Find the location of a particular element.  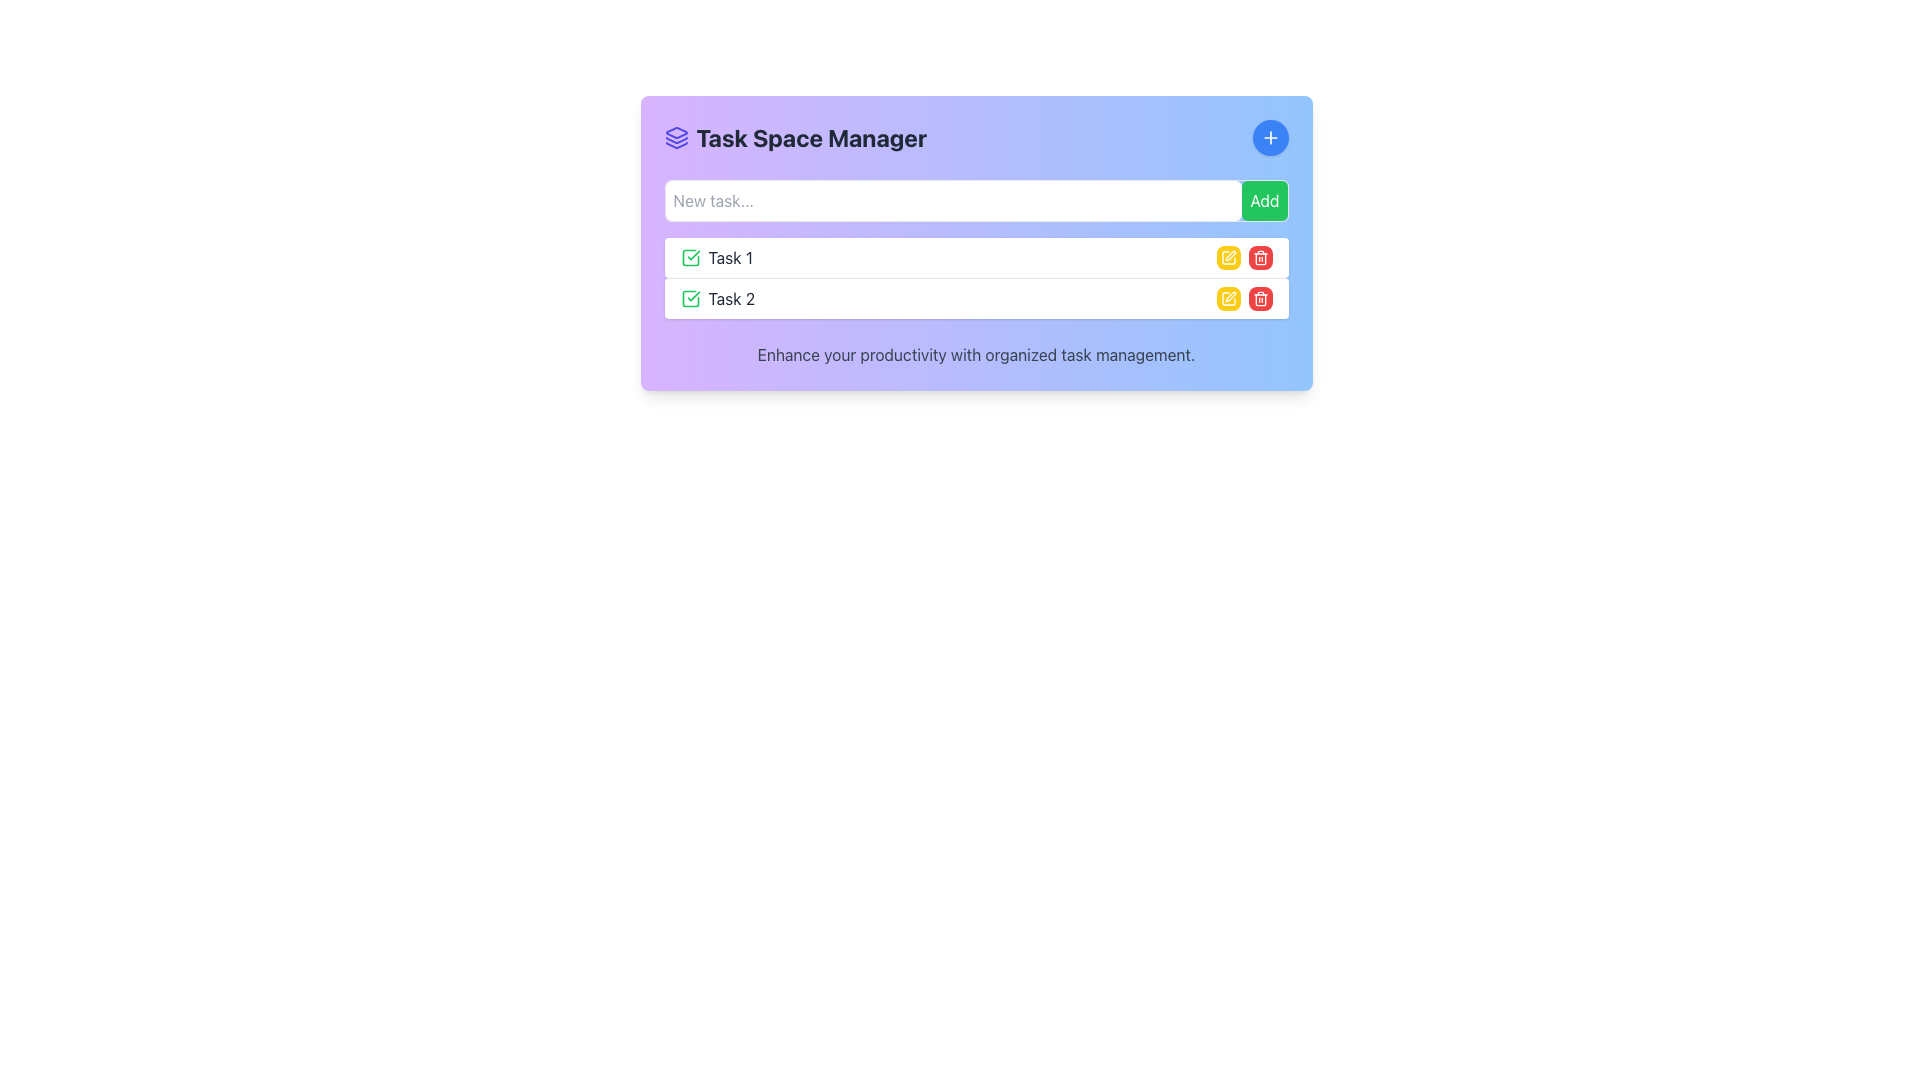

the text element that reads 'Enhance your productivity with organized task management.' which is centered at the bottom of the card is located at coordinates (976, 353).